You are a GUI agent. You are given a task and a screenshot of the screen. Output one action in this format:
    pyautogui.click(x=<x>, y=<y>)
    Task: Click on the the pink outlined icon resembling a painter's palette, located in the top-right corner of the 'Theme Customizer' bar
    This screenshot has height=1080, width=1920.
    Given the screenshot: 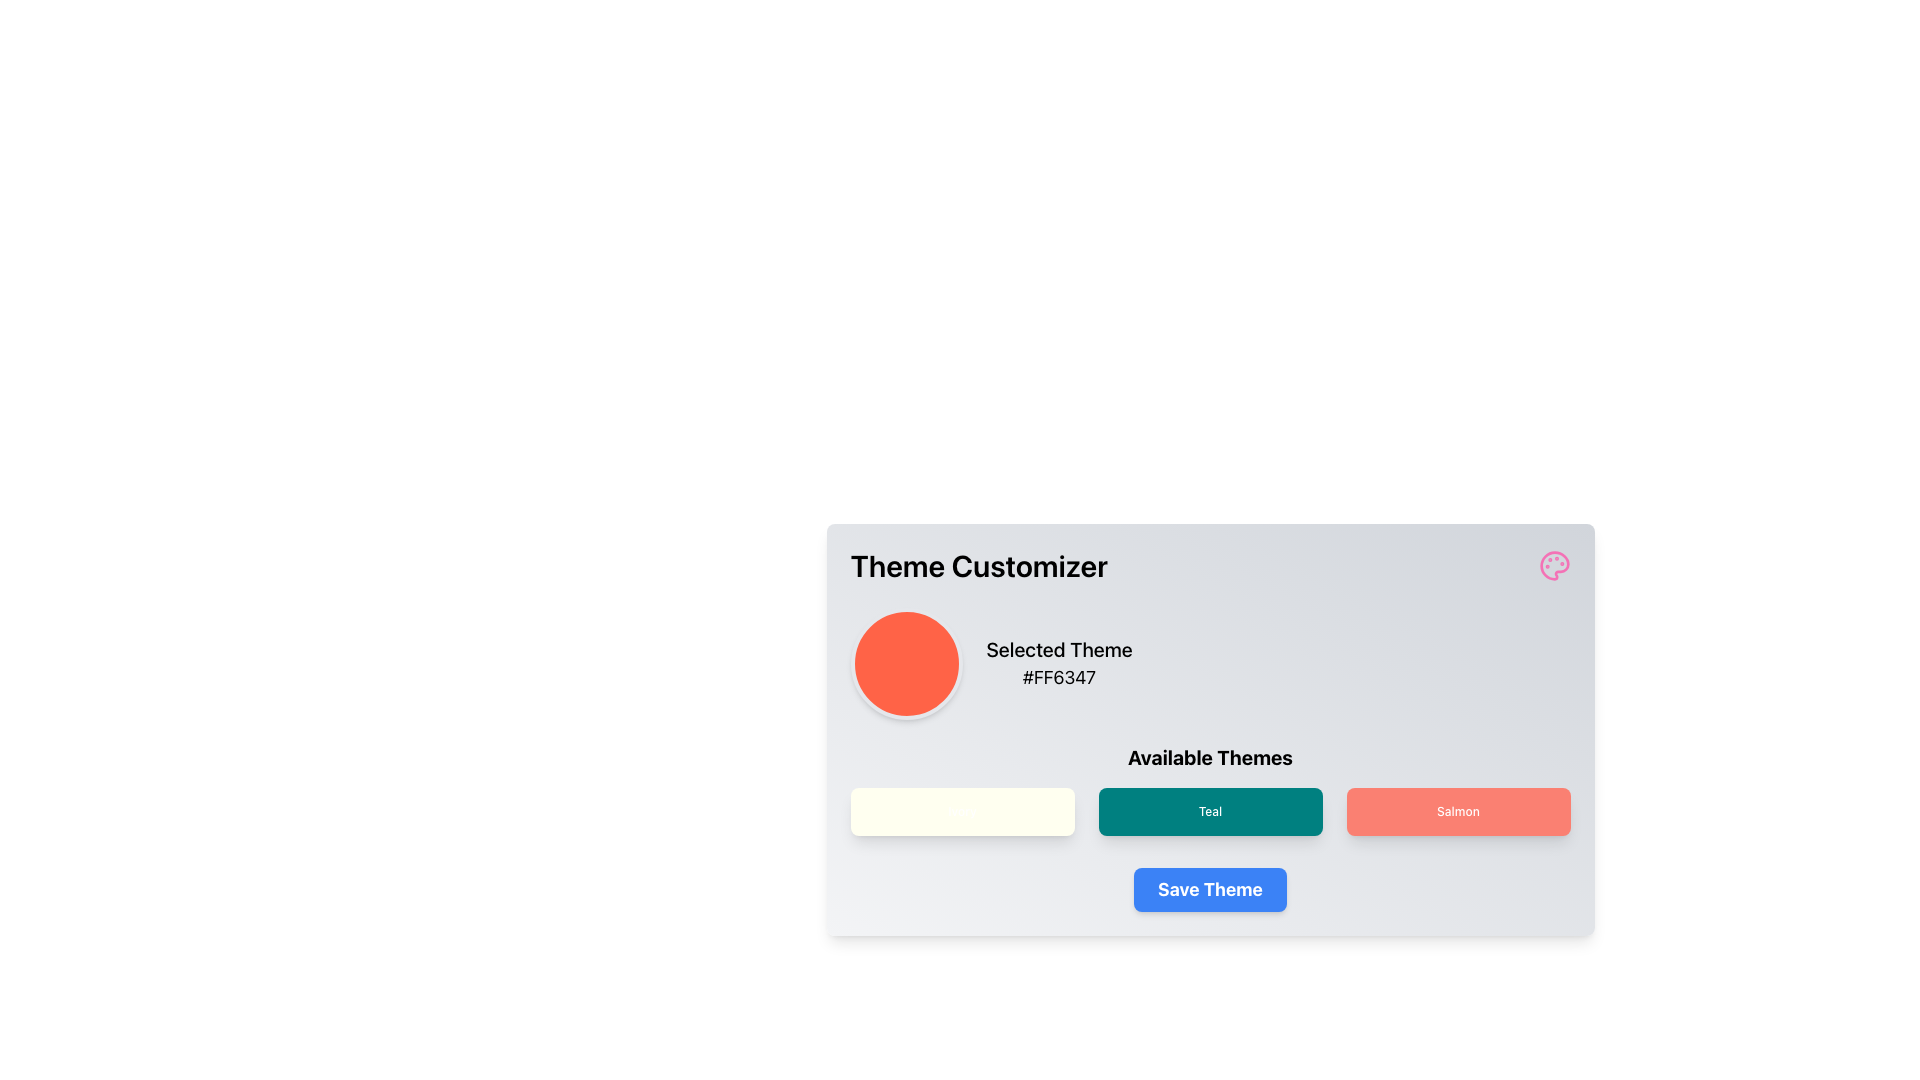 What is the action you would take?
    pyautogui.click(x=1553, y=566)
    